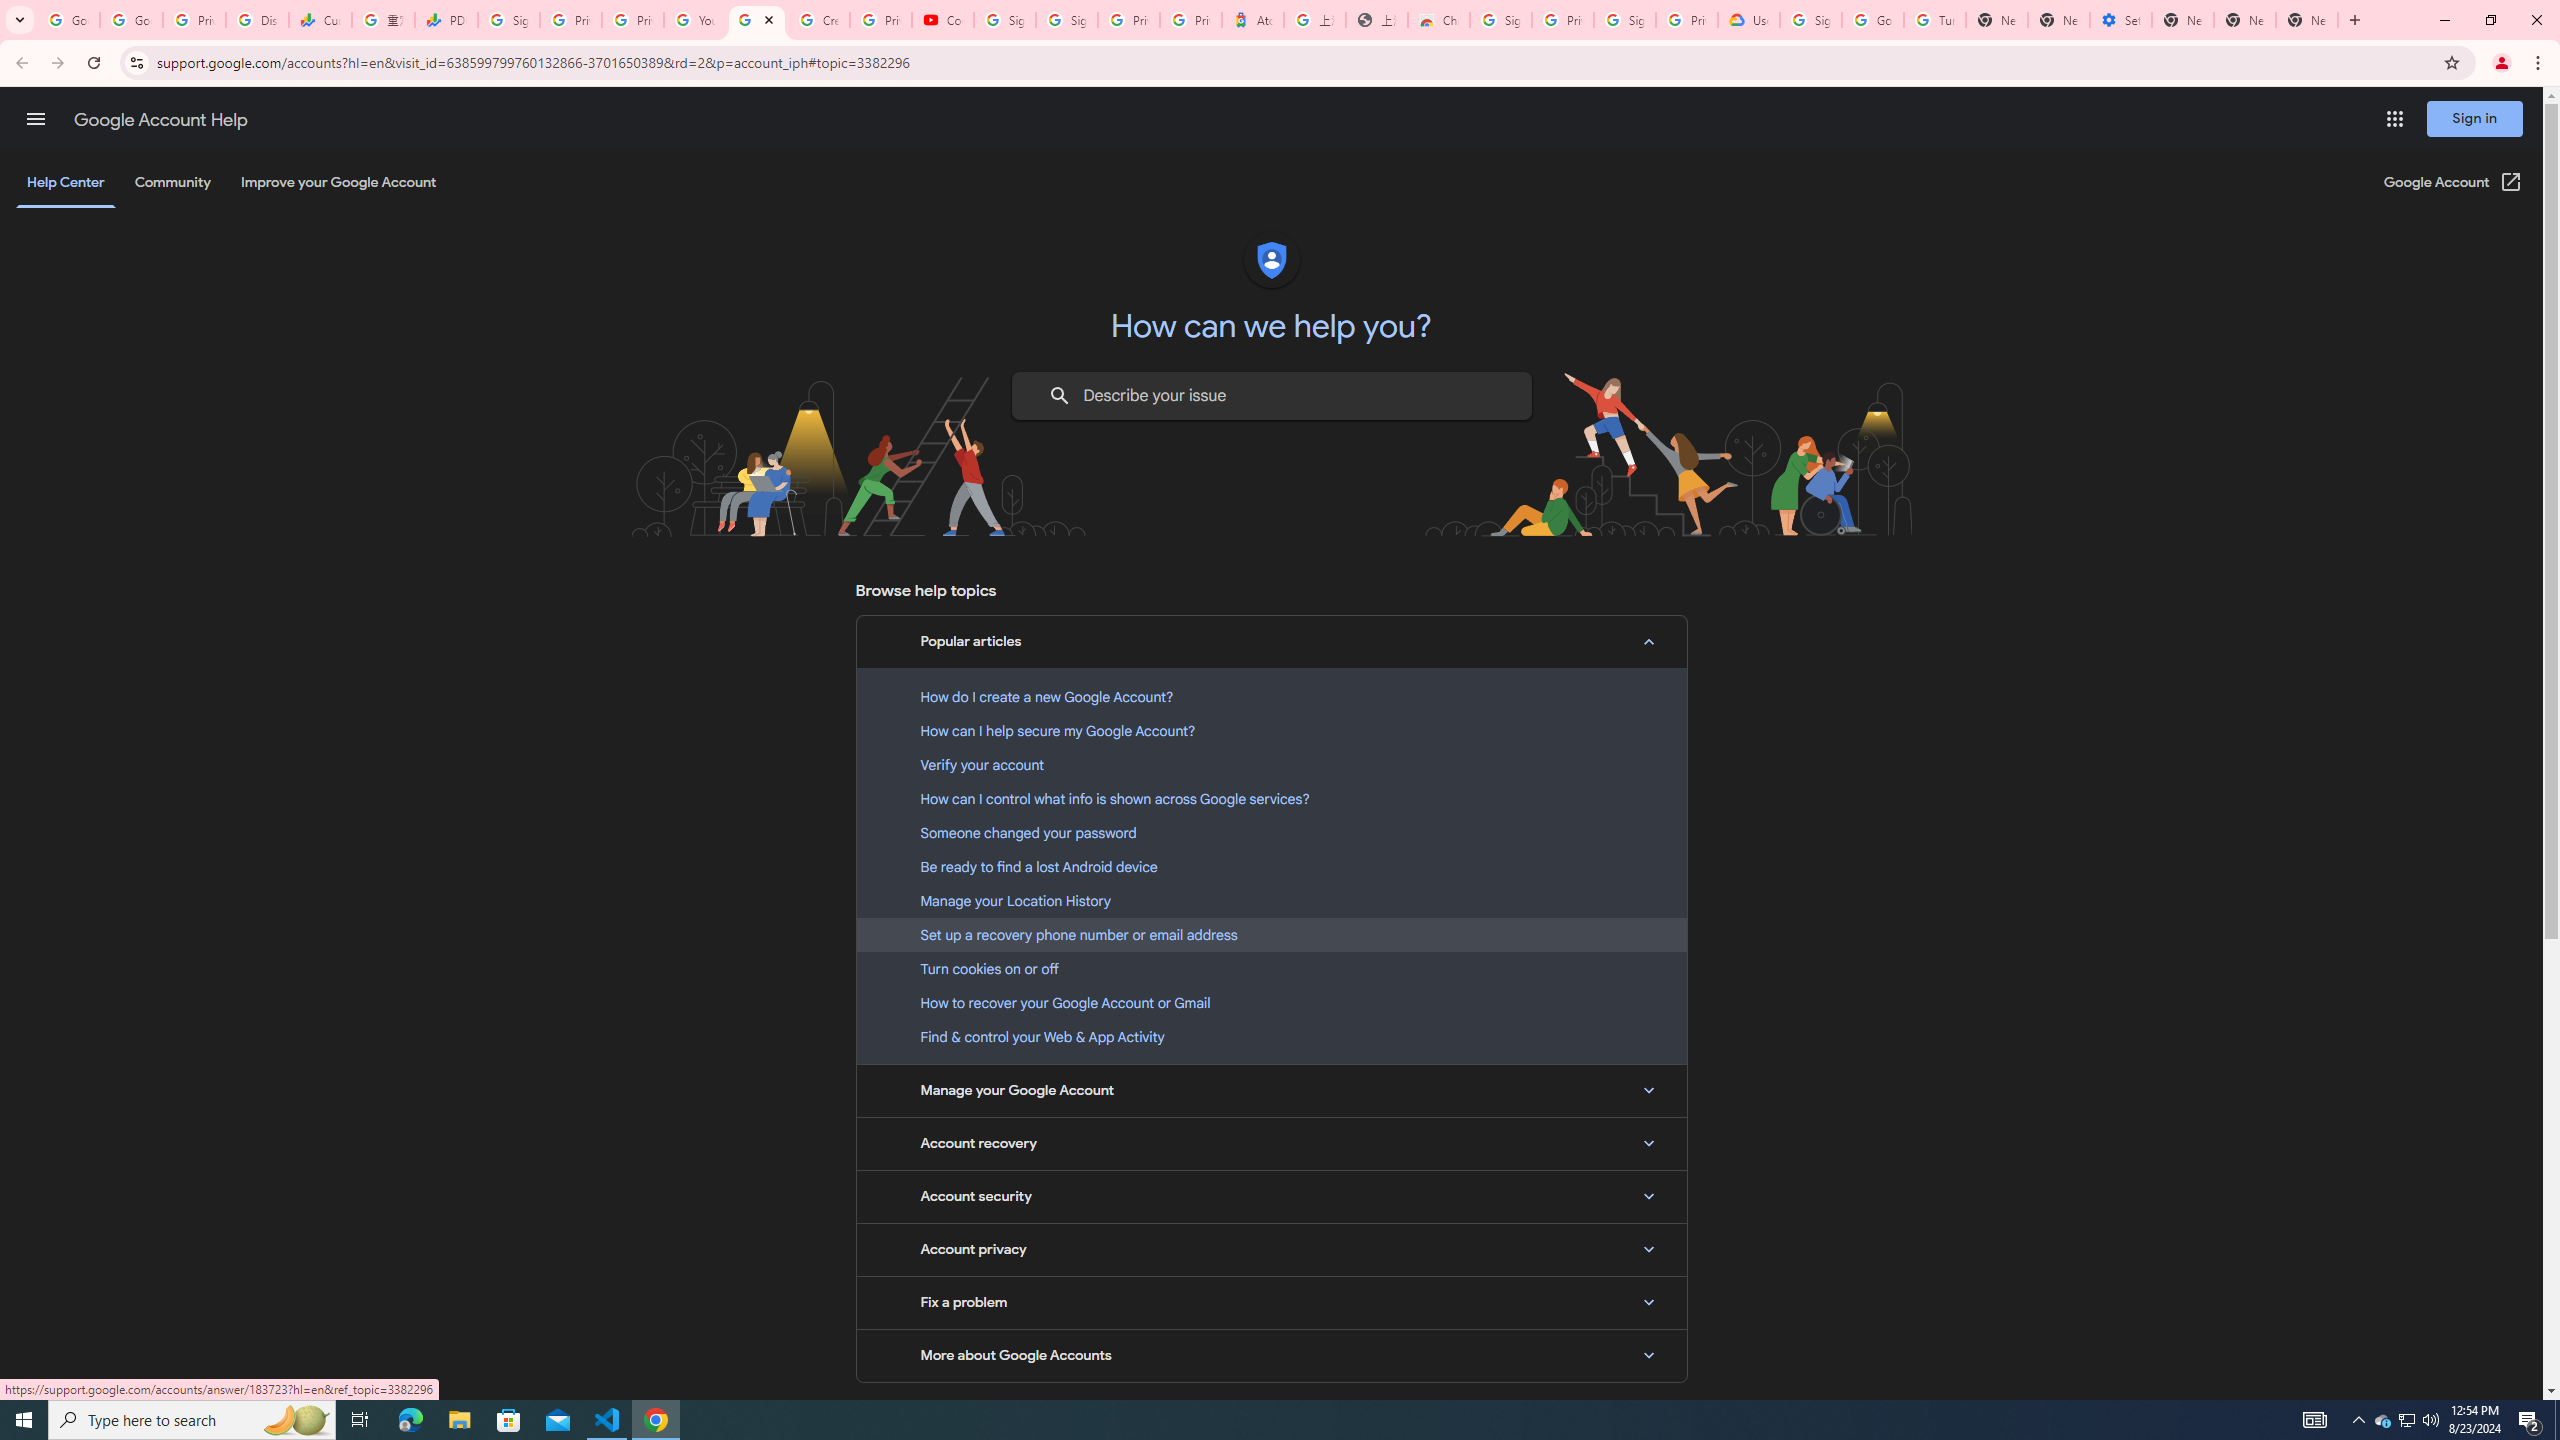  I want to click on 'New Tab', so click(2307, 19).